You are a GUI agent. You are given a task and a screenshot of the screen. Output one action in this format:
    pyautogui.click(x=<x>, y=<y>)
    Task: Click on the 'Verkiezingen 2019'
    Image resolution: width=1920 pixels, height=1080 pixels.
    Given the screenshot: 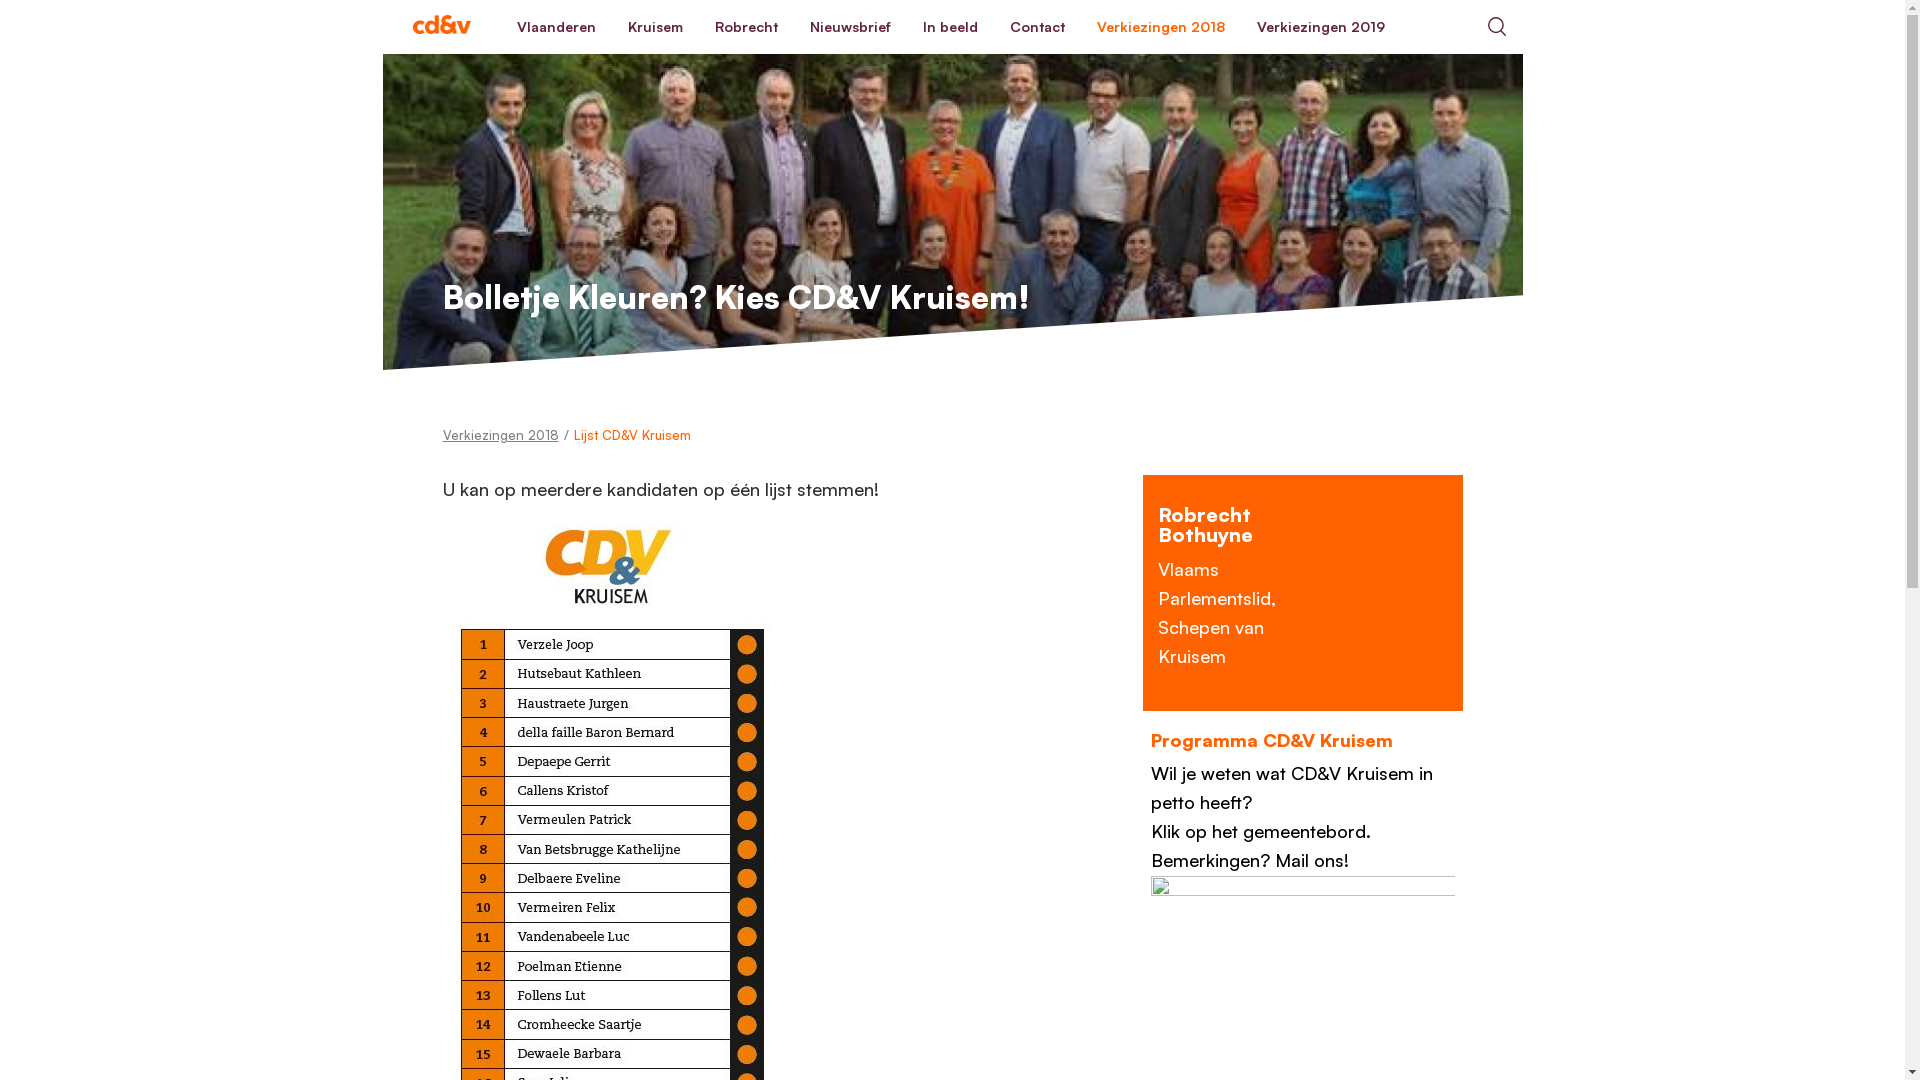 What is the action you would take?
    pyautogui.click(x=1320, y=27)
    